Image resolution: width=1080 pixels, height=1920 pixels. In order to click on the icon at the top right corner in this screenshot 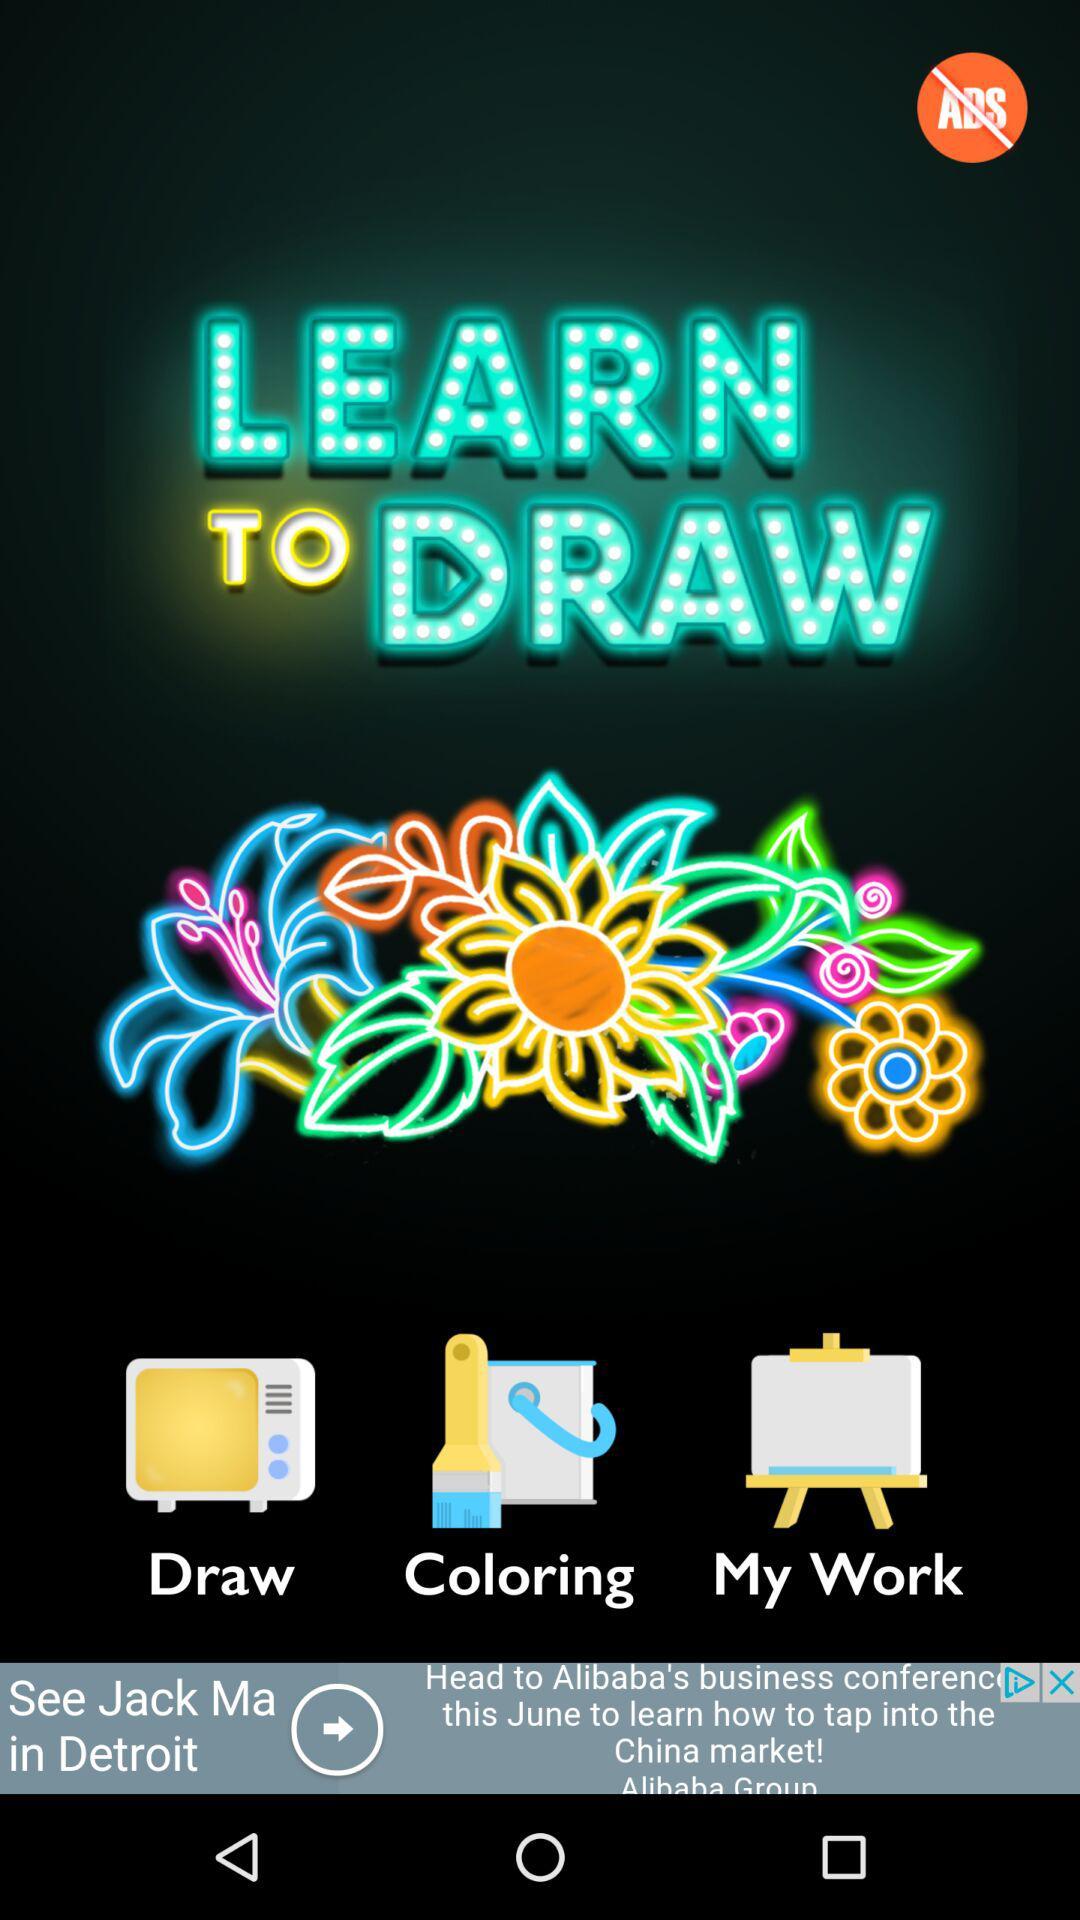, I will do `click(971, 106)`.